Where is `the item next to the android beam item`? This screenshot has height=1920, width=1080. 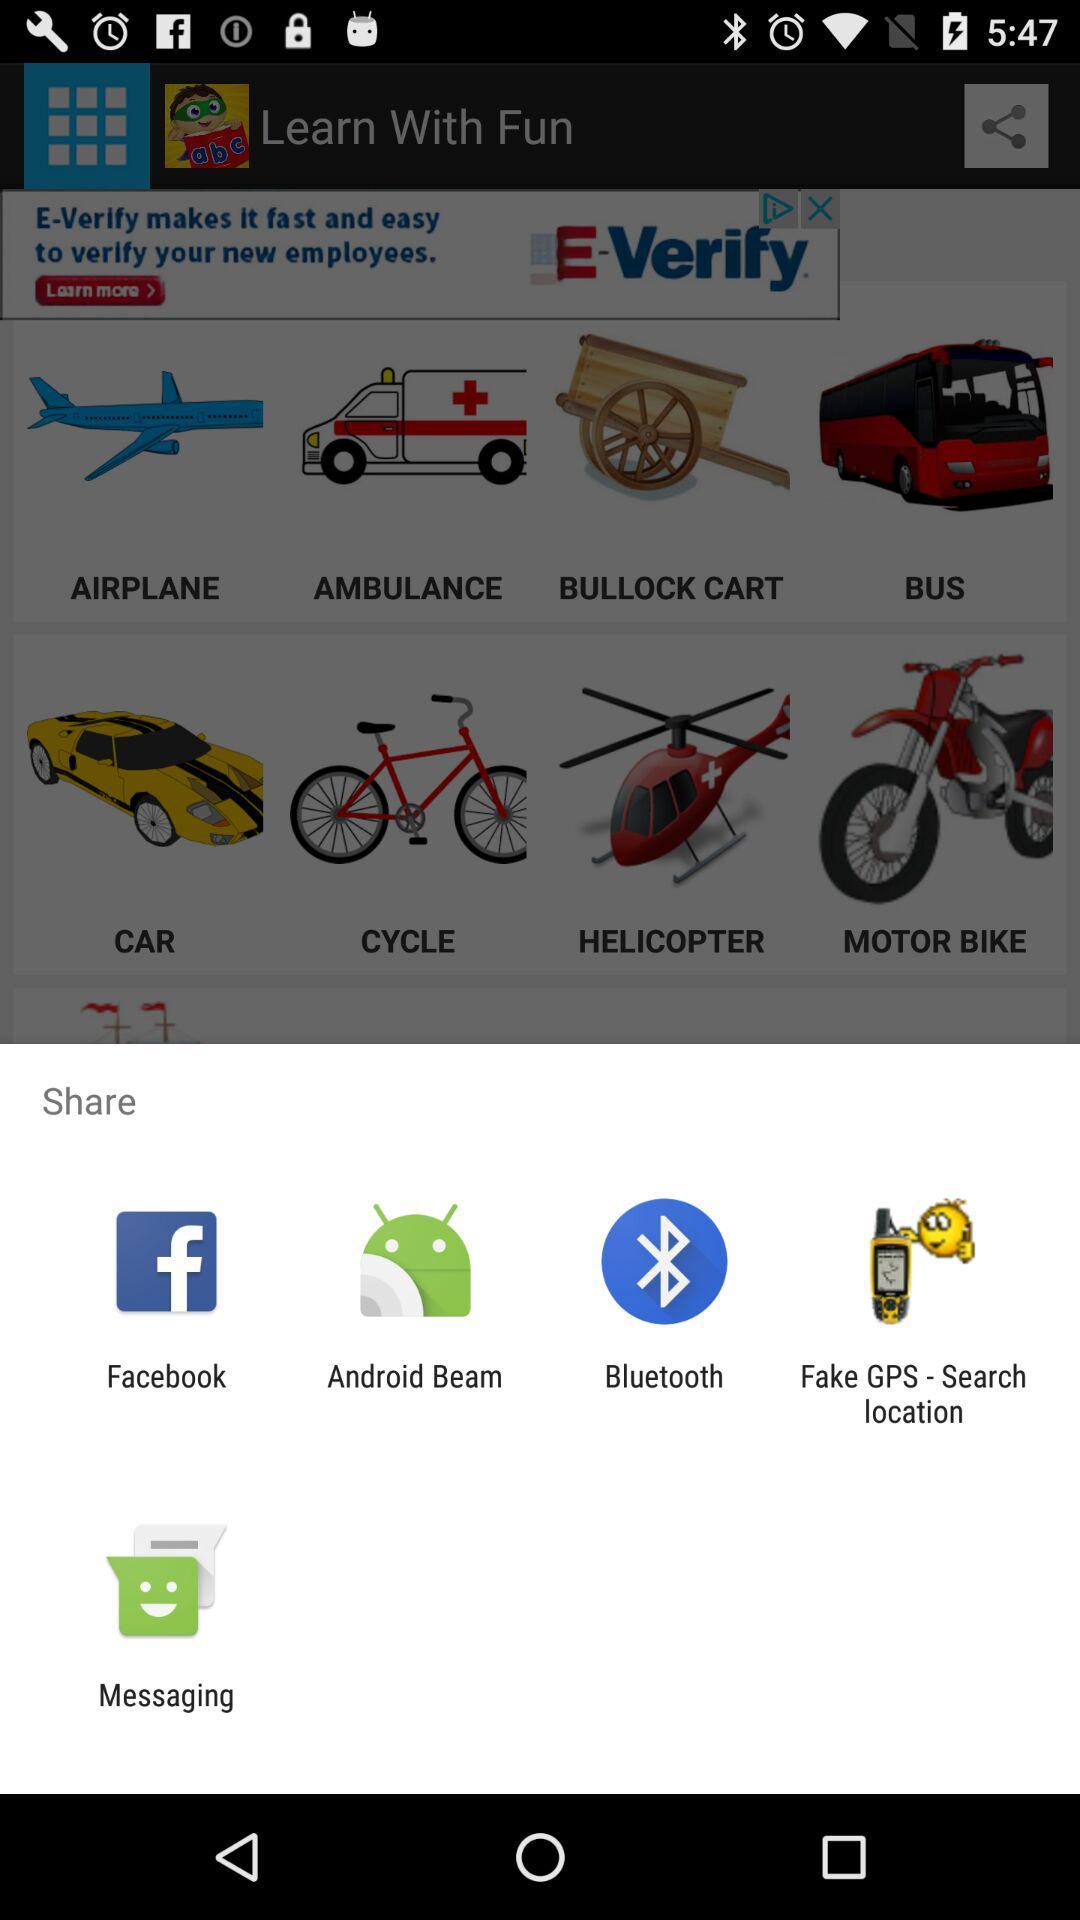 the item next to the android beam item is located at coordinates (664, 1392).